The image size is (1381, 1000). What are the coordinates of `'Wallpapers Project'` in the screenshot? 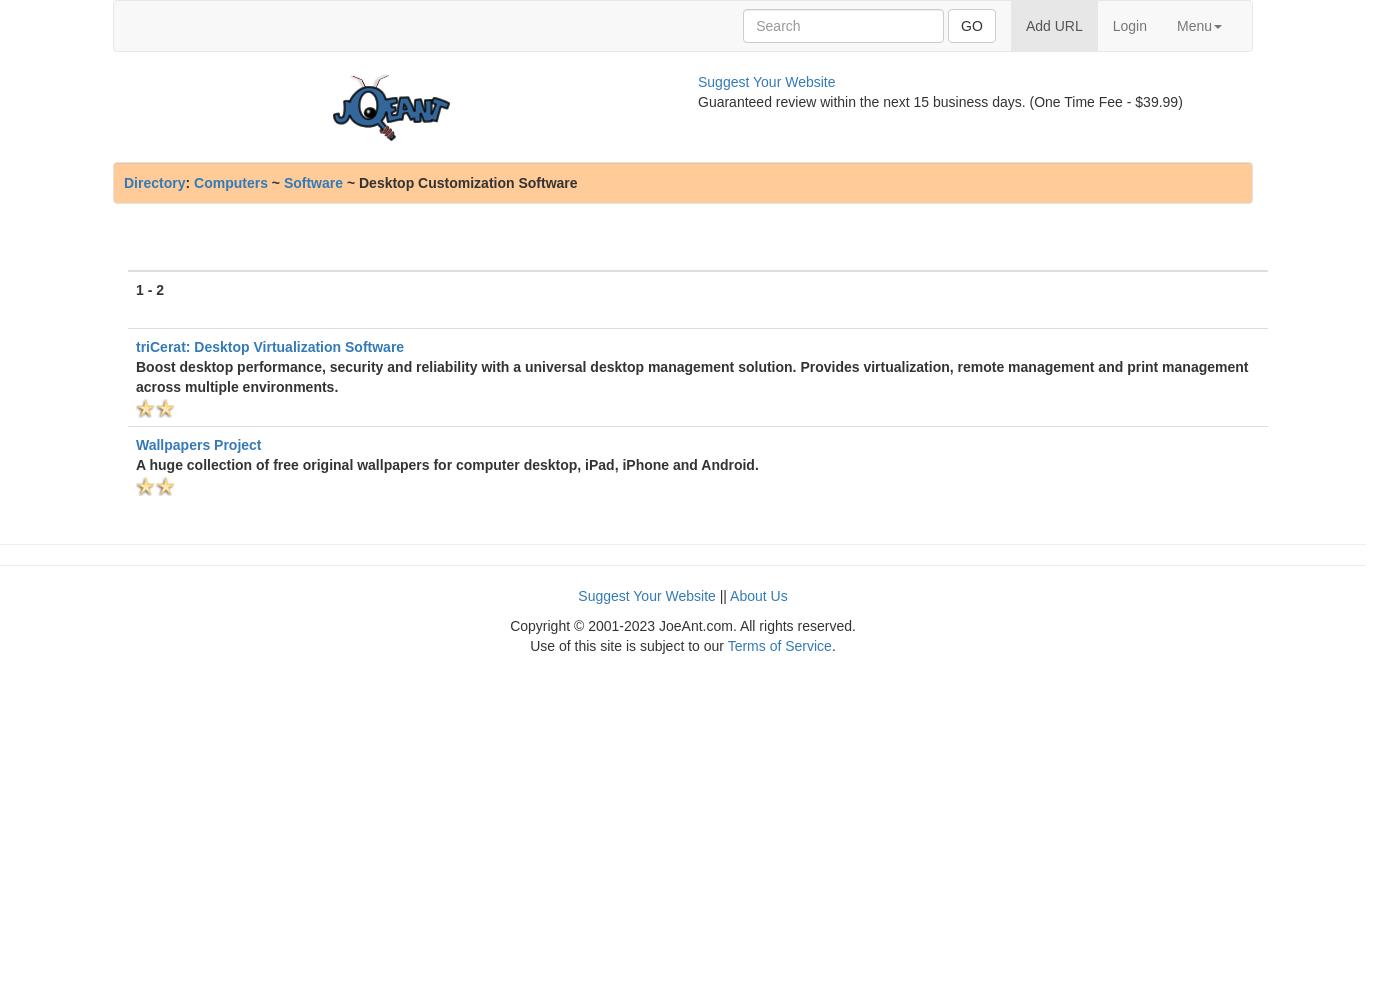 It's located at (197, 443).